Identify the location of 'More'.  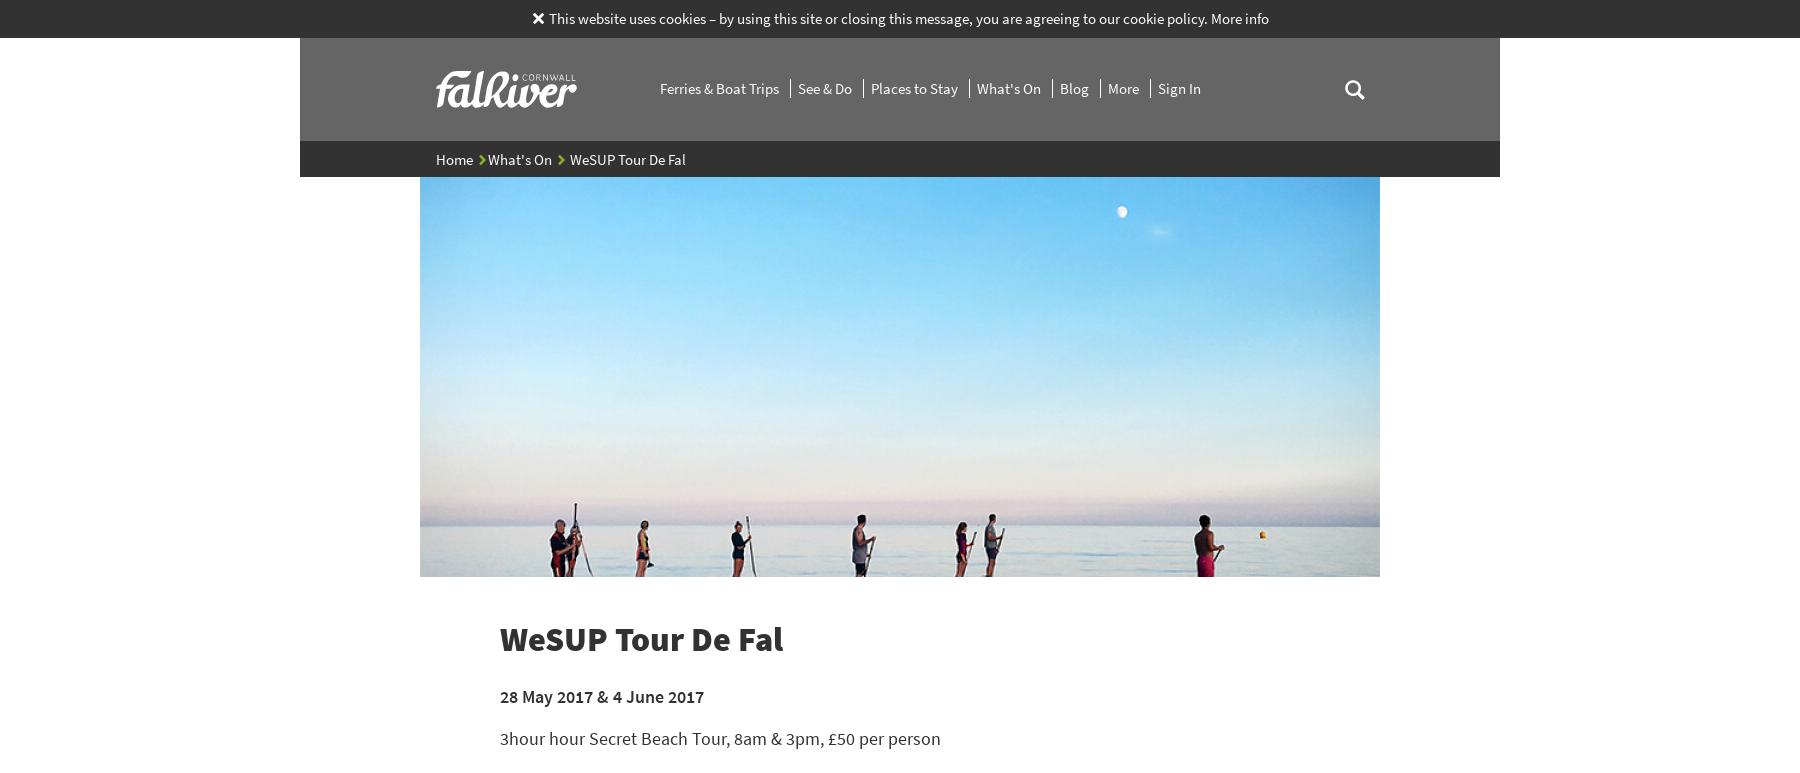
(1125, 87).